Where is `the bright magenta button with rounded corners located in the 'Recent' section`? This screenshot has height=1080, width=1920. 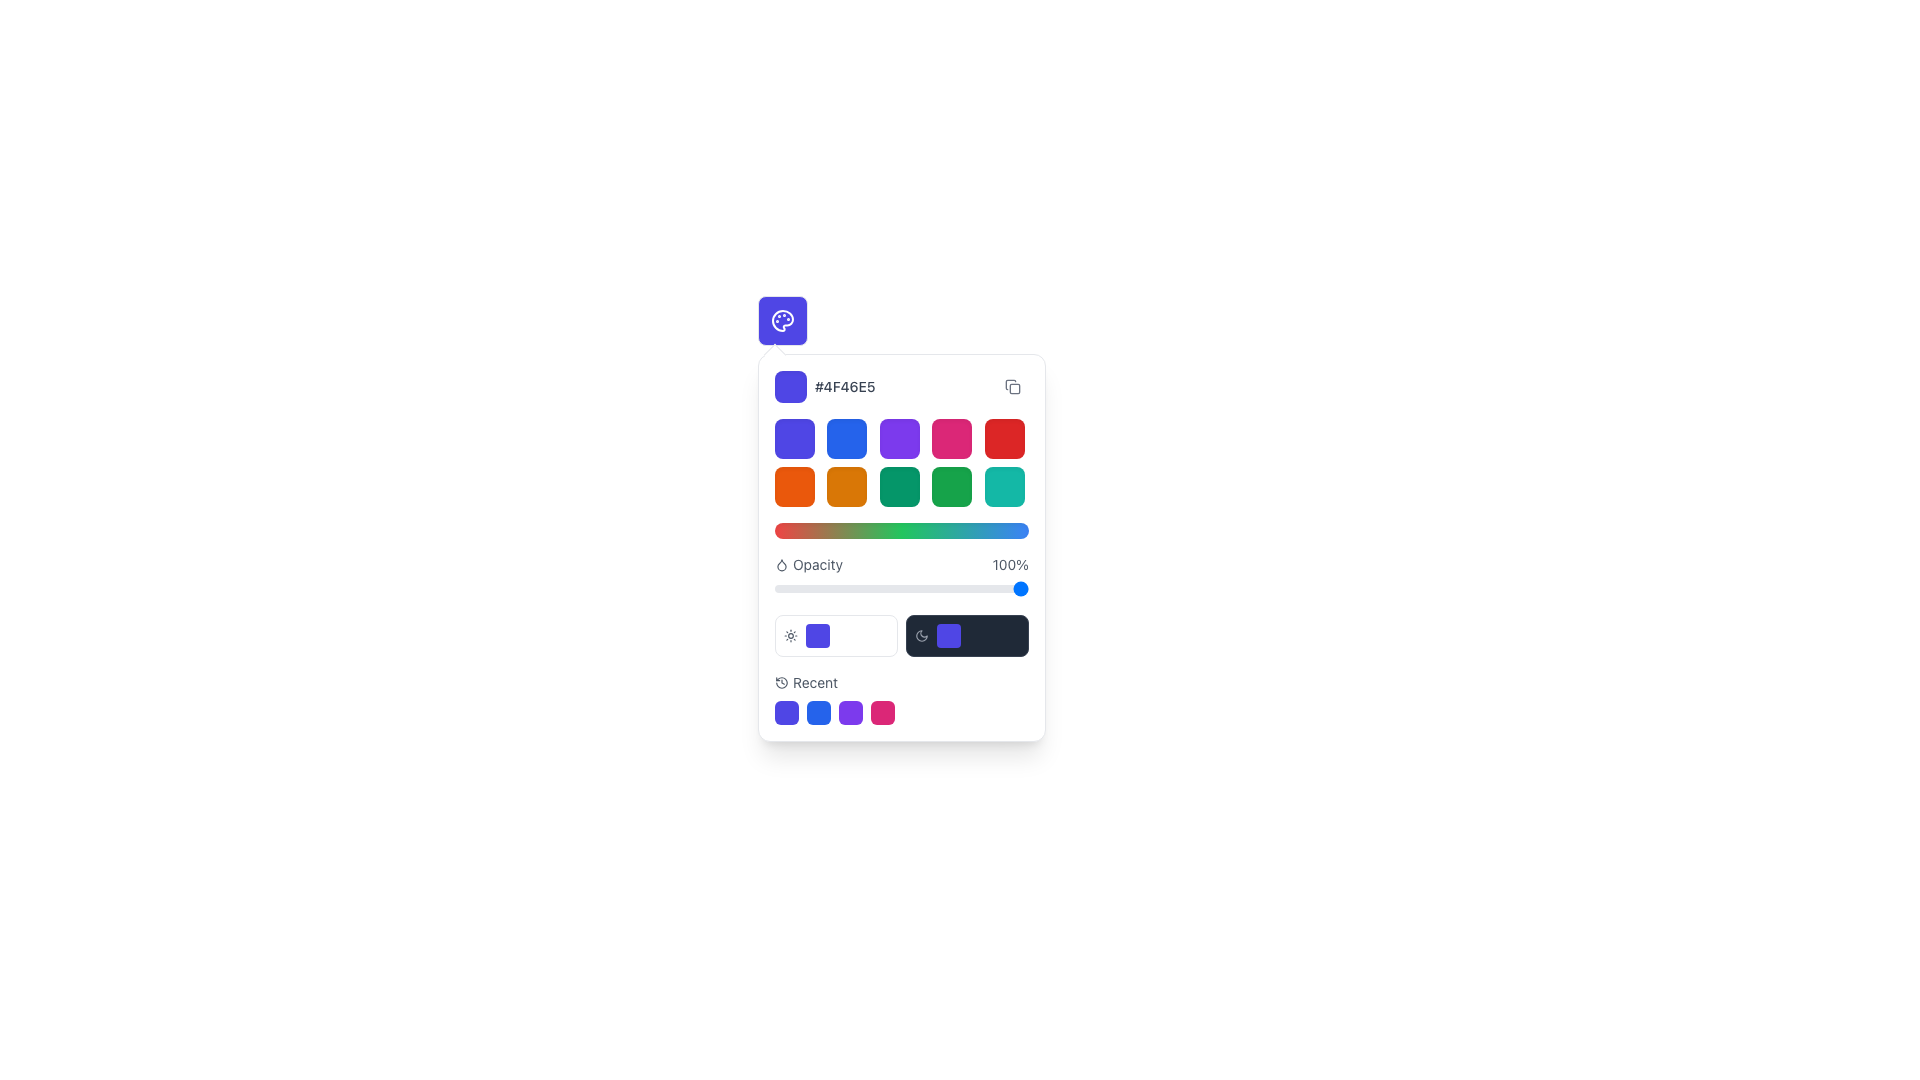
the bright magenta button with rounded corners located in the 'Recent' section is located at coordinates (882, 712).